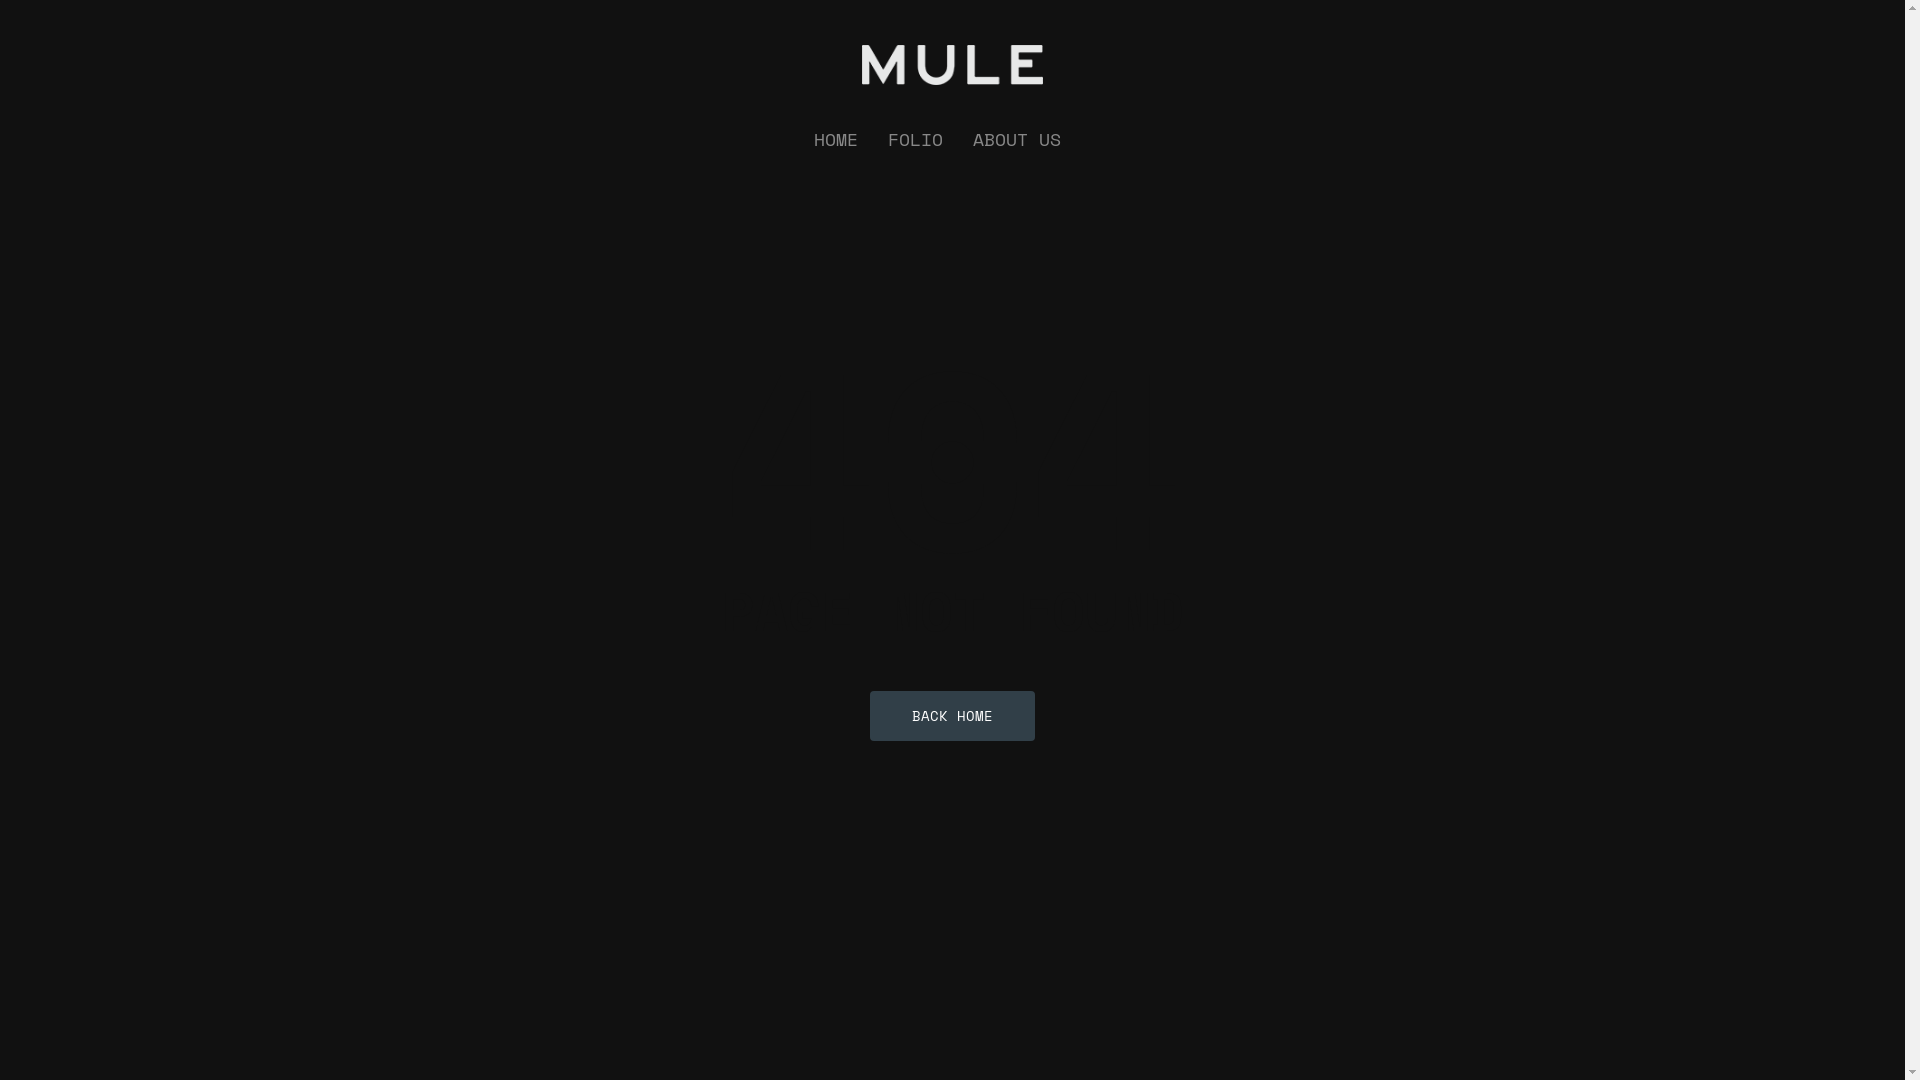 The height and width of the screenshot is (1080, 1920). What do you see at coordinates (914, 138) in the screenshot?
I see `'FOLIO'` at bounding box center [914, 138].